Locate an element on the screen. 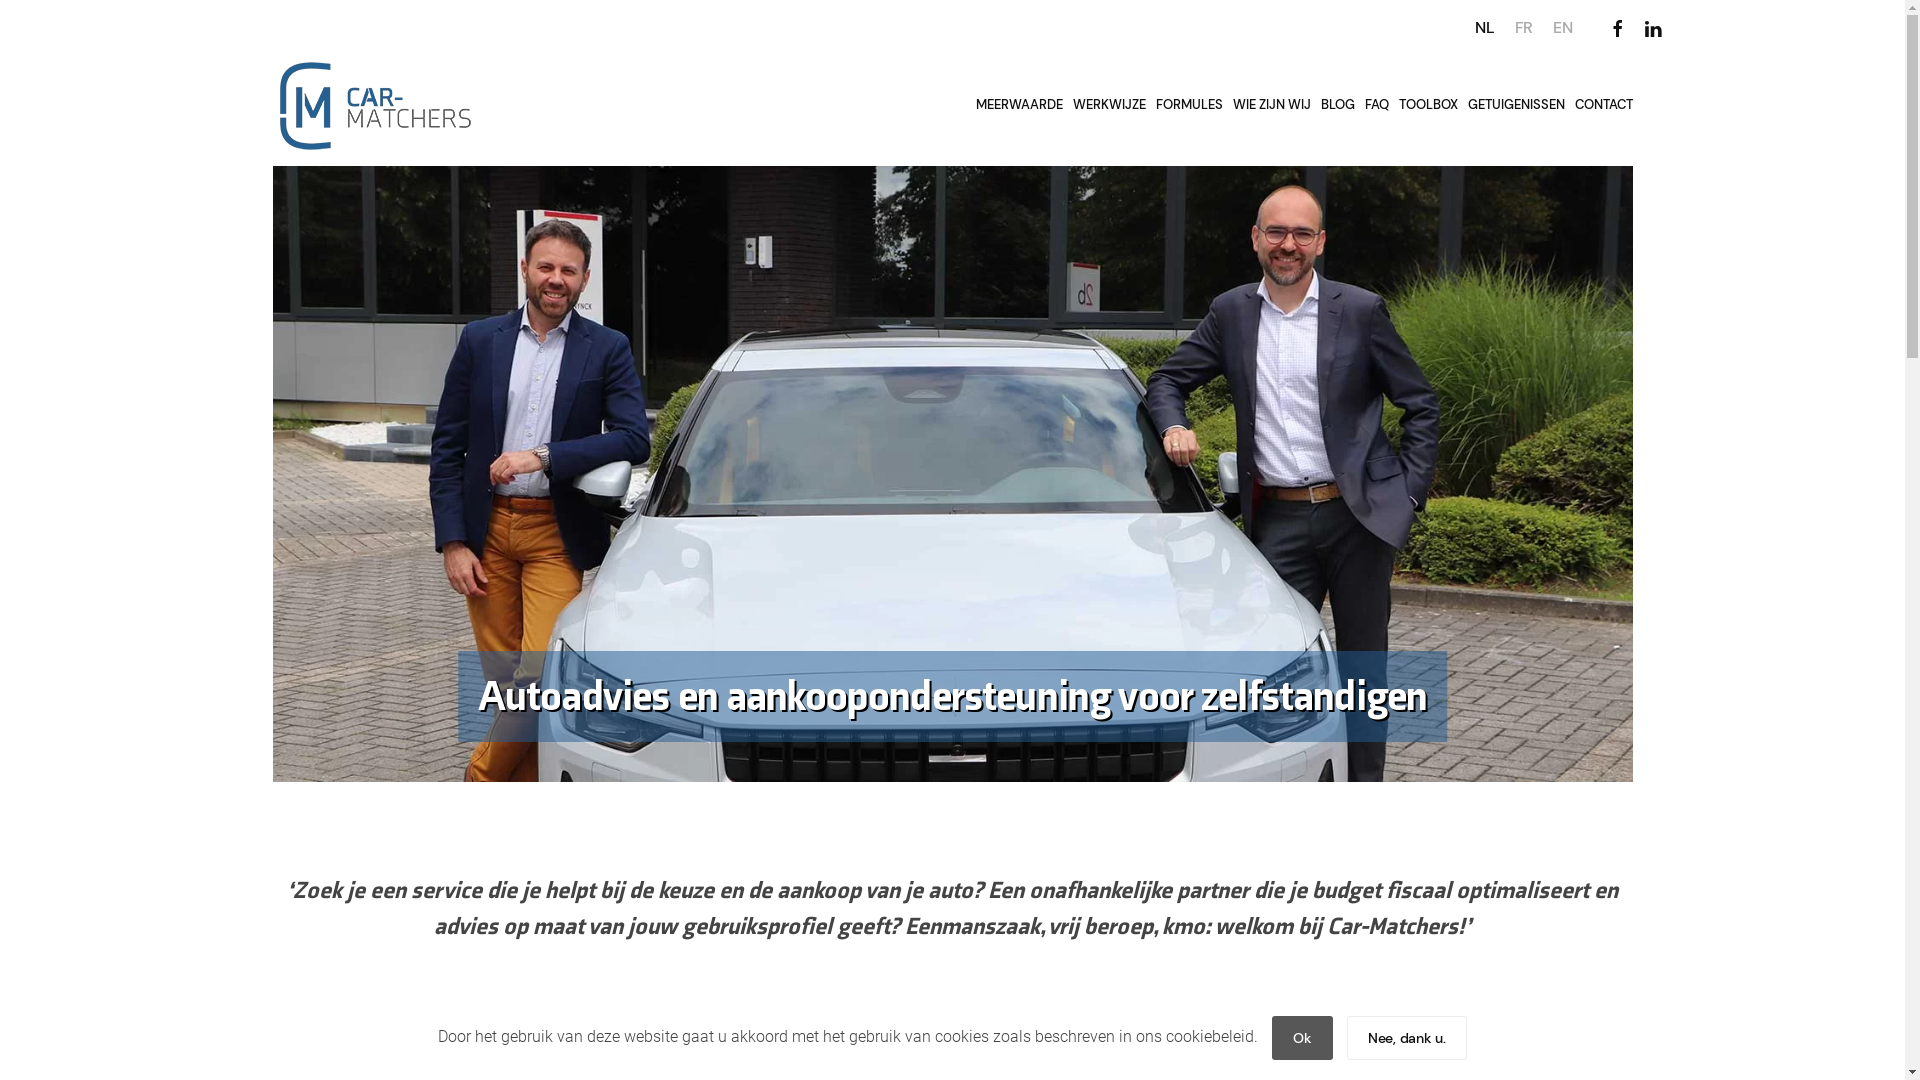 This screenshot has height=1080, width=1920. 'NL' is located at coordinates (1484, 27).